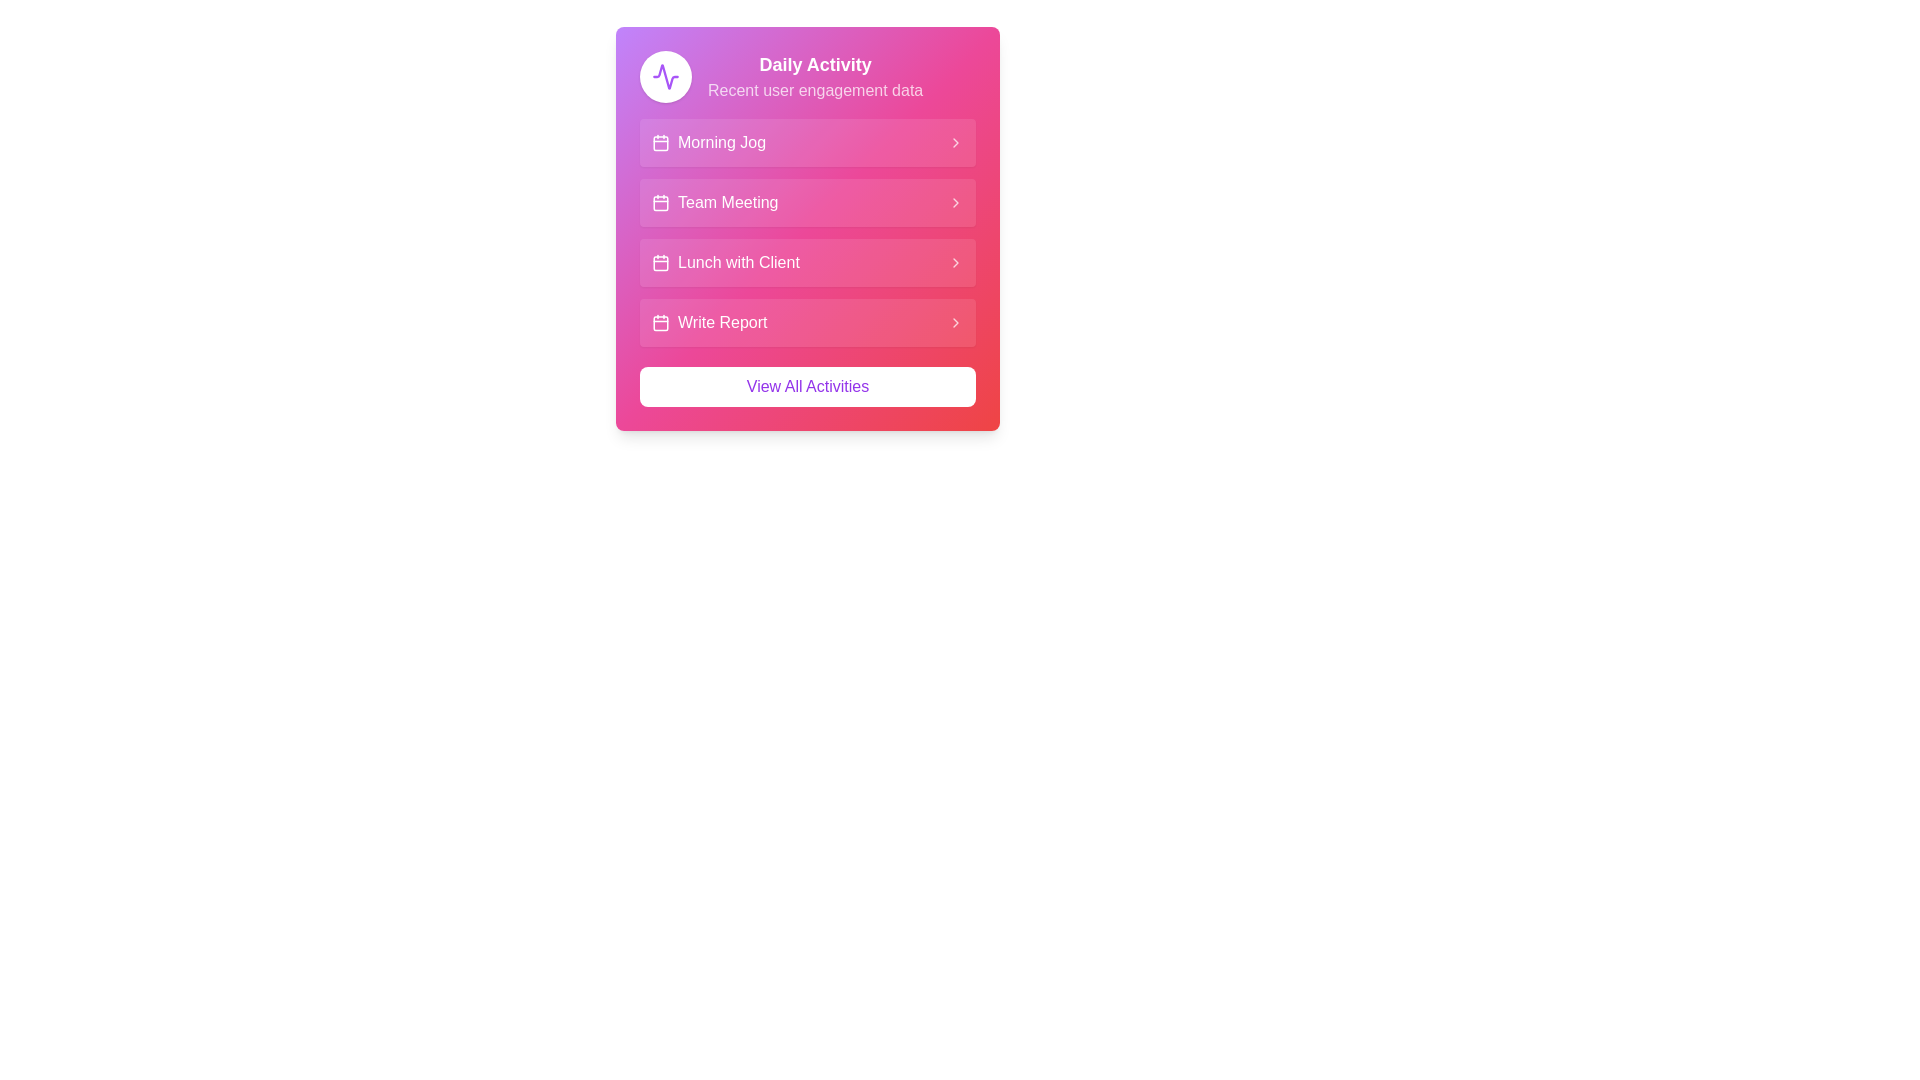 This screenshot has width=1920, height=1080. Describe the element at coordinates (807, 141) in the screenshot. I see `the first row of the activity list under 'Daily Activity'` at that location.